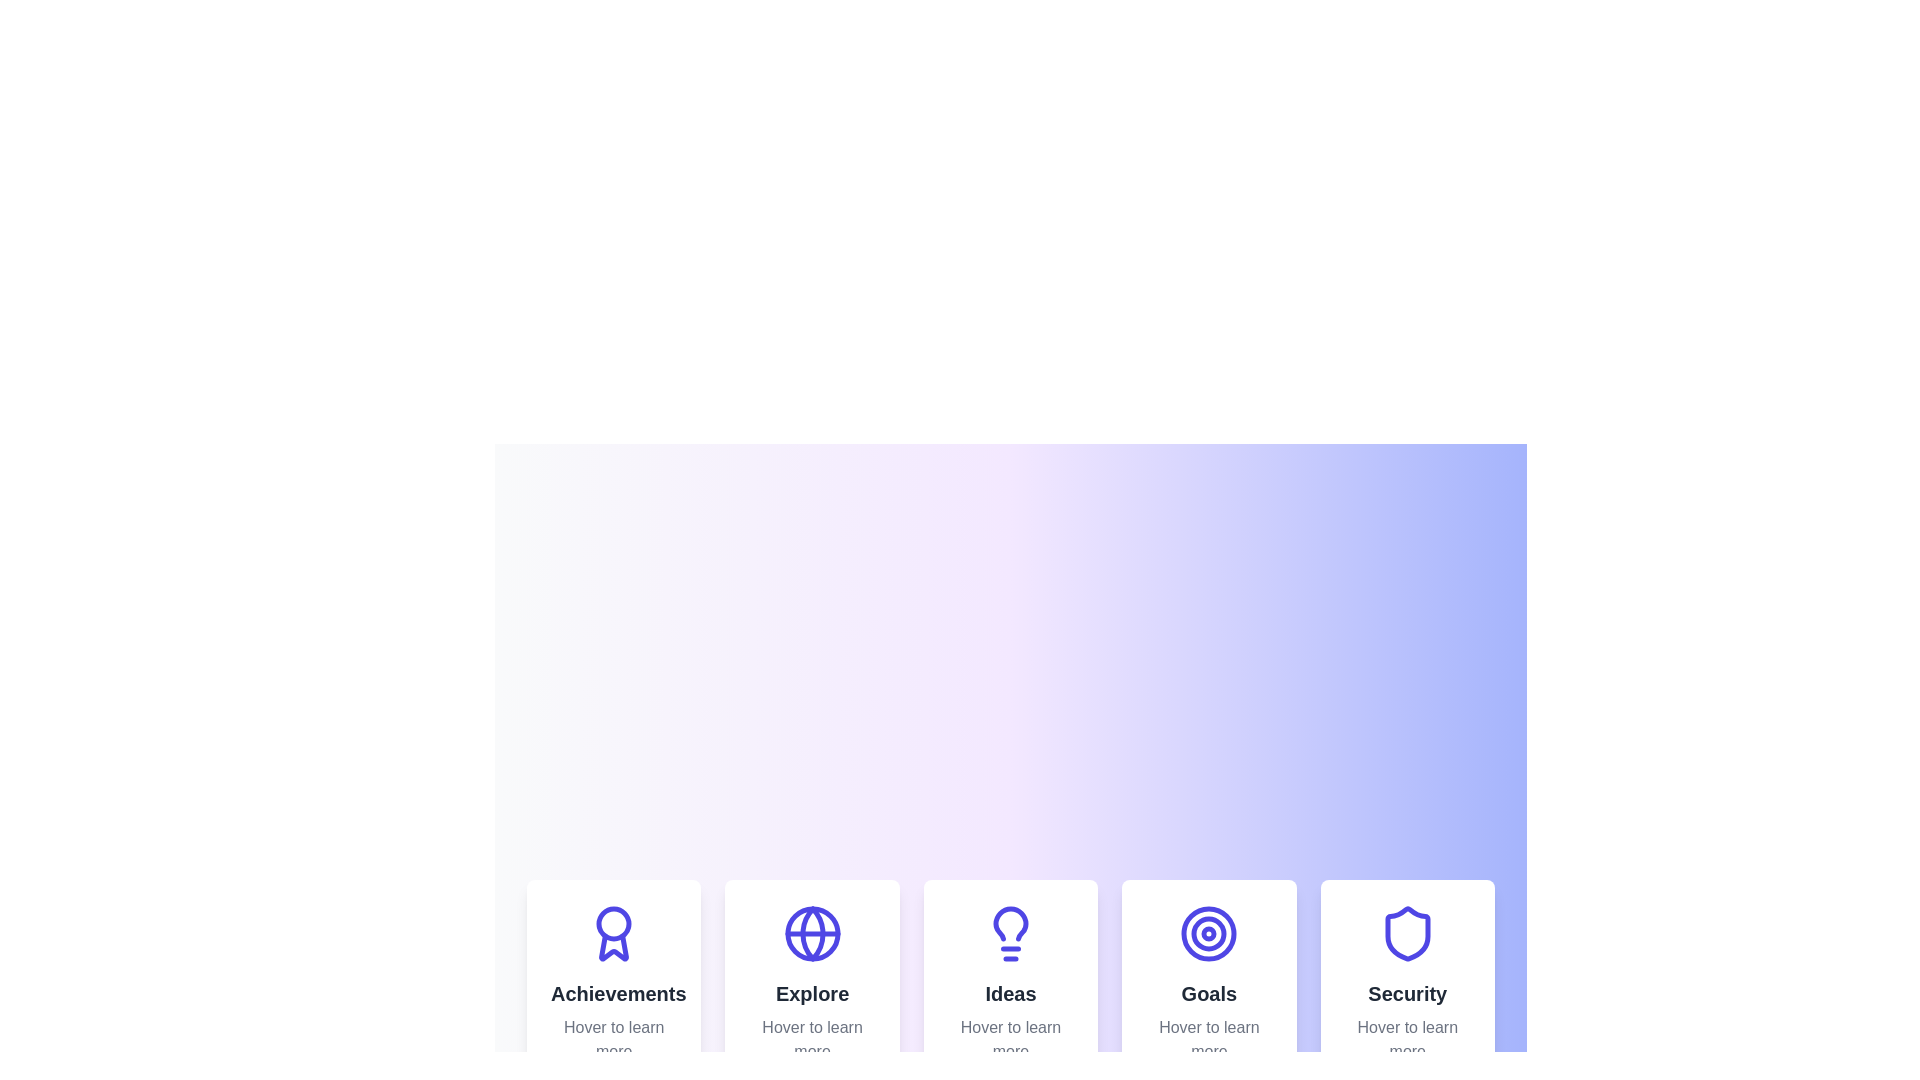  Describe the element at coordinates (613, 994) in the screenshot. I see `the text label that displays 'Achievements', which is styled with a bold, extra-large font and is positioned centrally below an award icon` at that location.